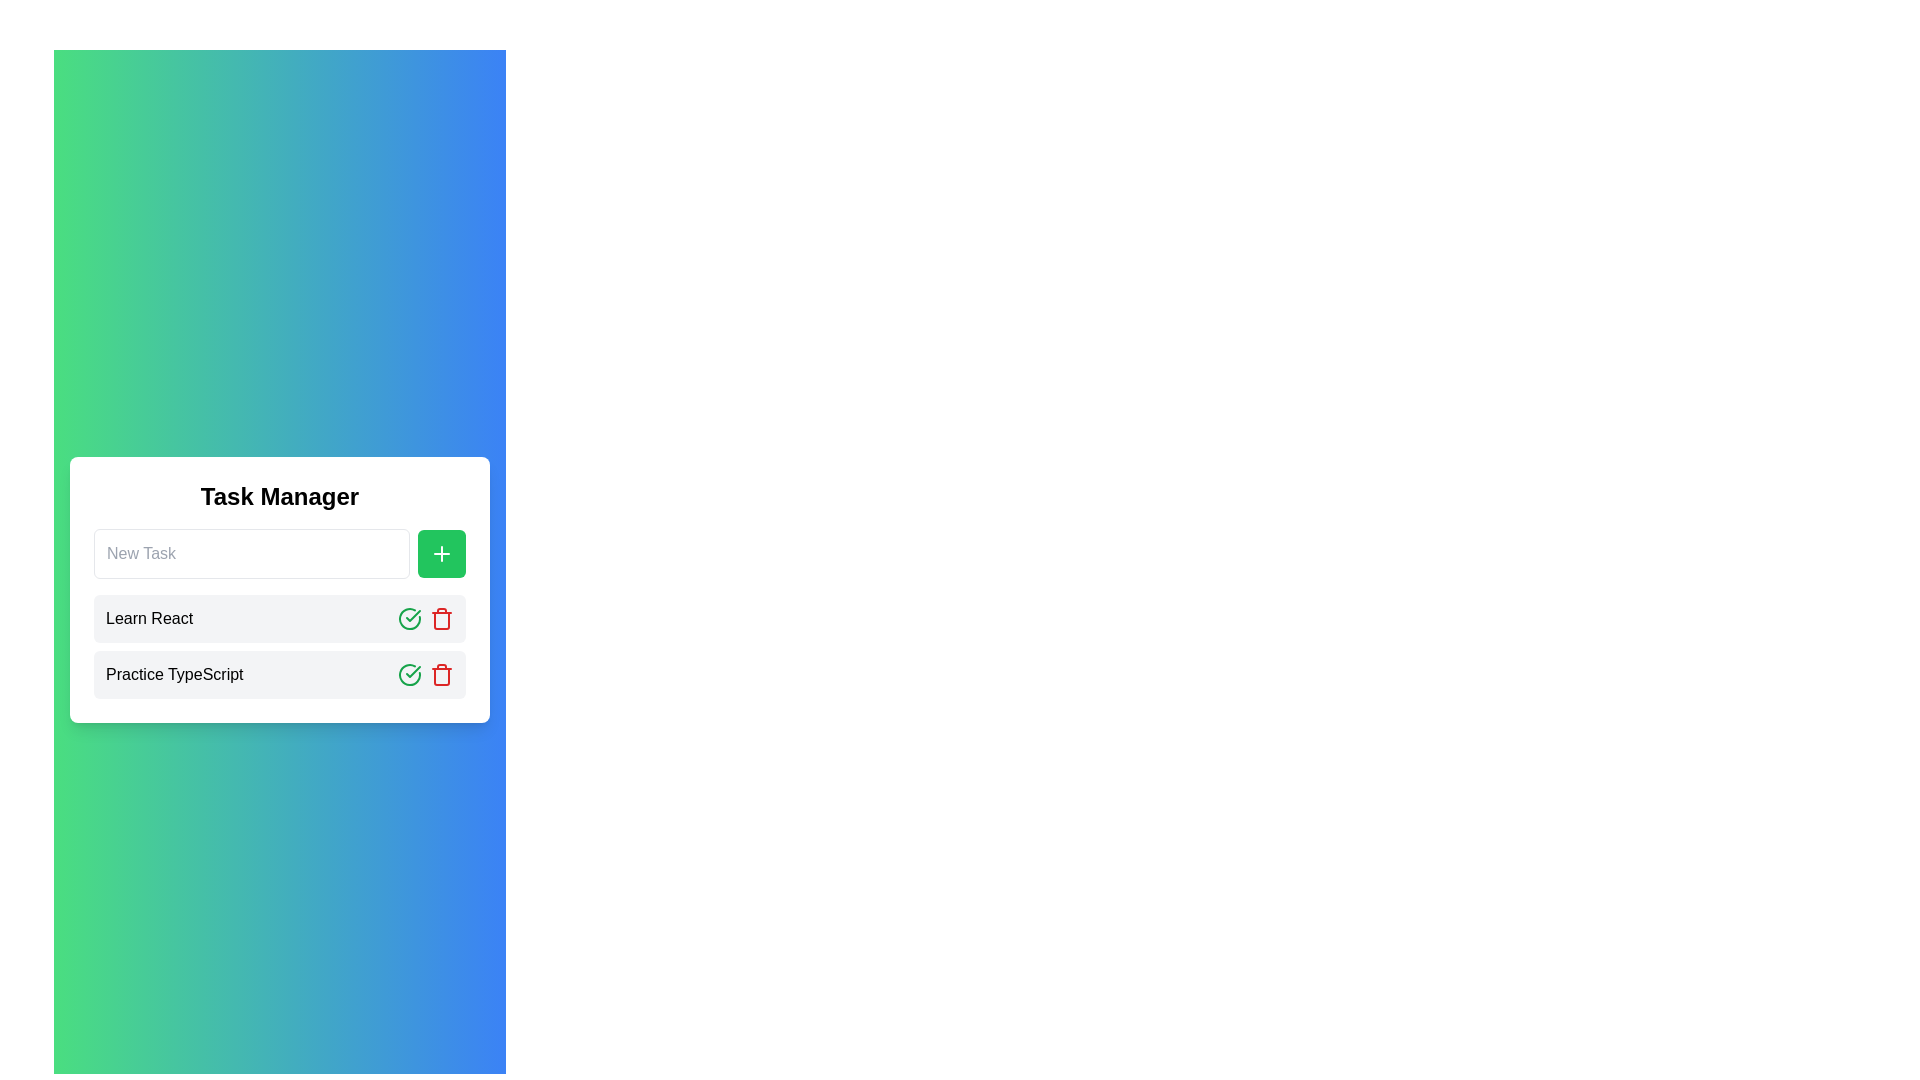 The width and height of the screenshot is (1920, 1080). Describe the element at coordinates (440, 554) in the screenshot. I see `the button to the right of the 'New Task' input box in the task manager interface` at that location.